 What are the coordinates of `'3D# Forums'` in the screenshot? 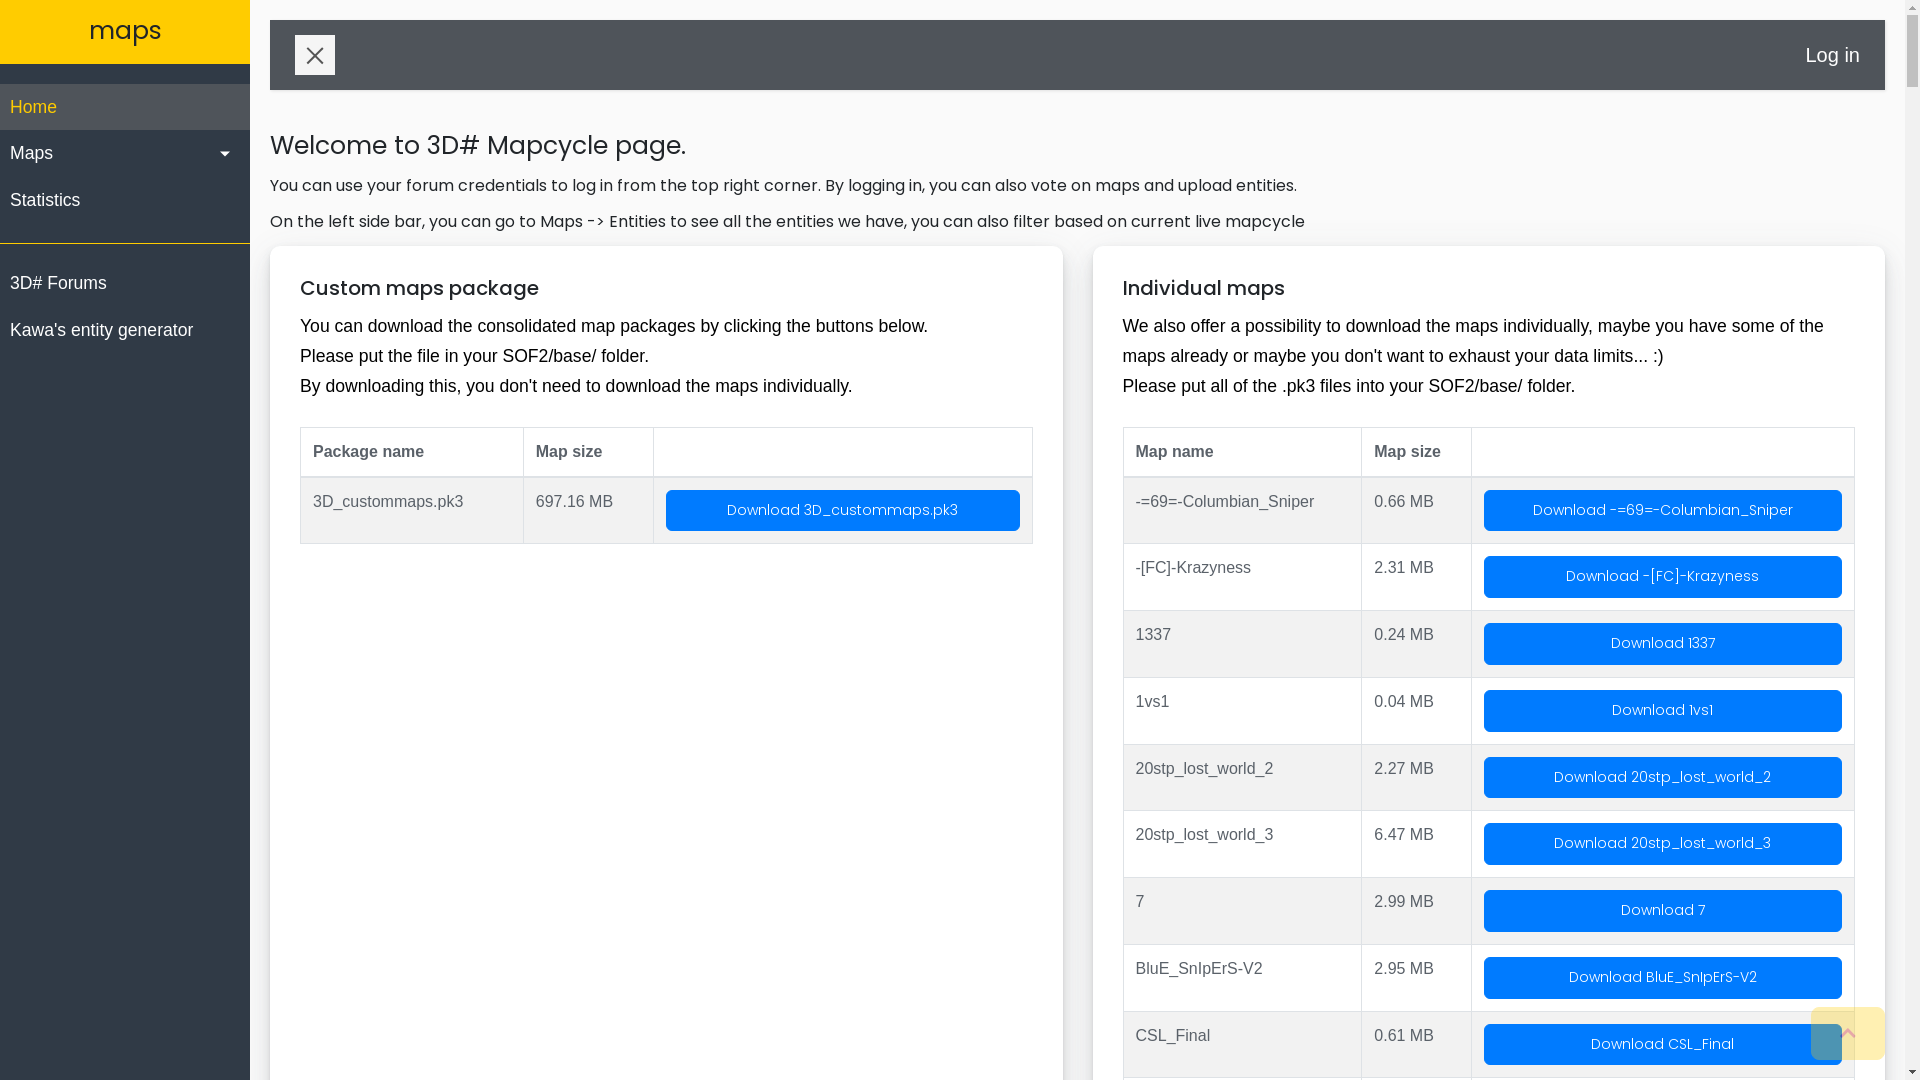 It's located at (123, 282).